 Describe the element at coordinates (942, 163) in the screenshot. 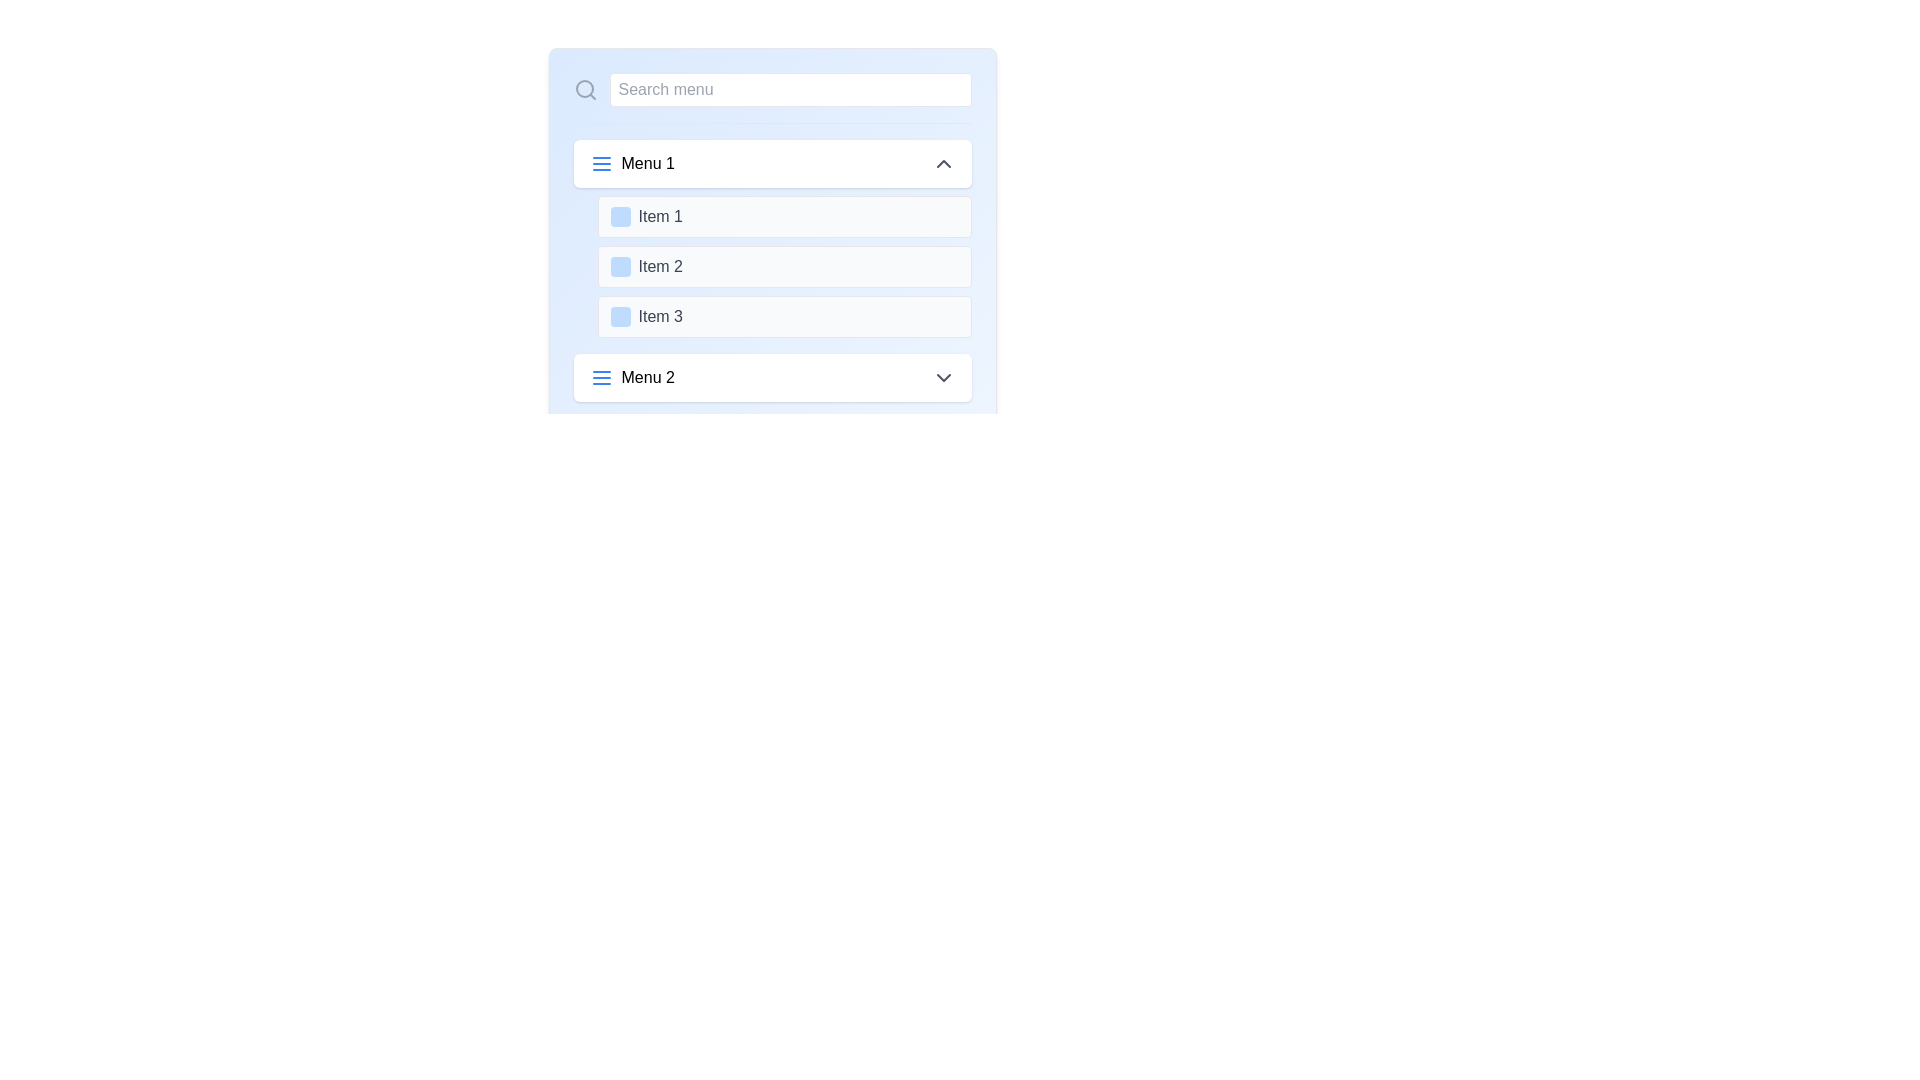

I see `the Dropdown toggle icon located to the right of the 'Menu 1' text` at that location.